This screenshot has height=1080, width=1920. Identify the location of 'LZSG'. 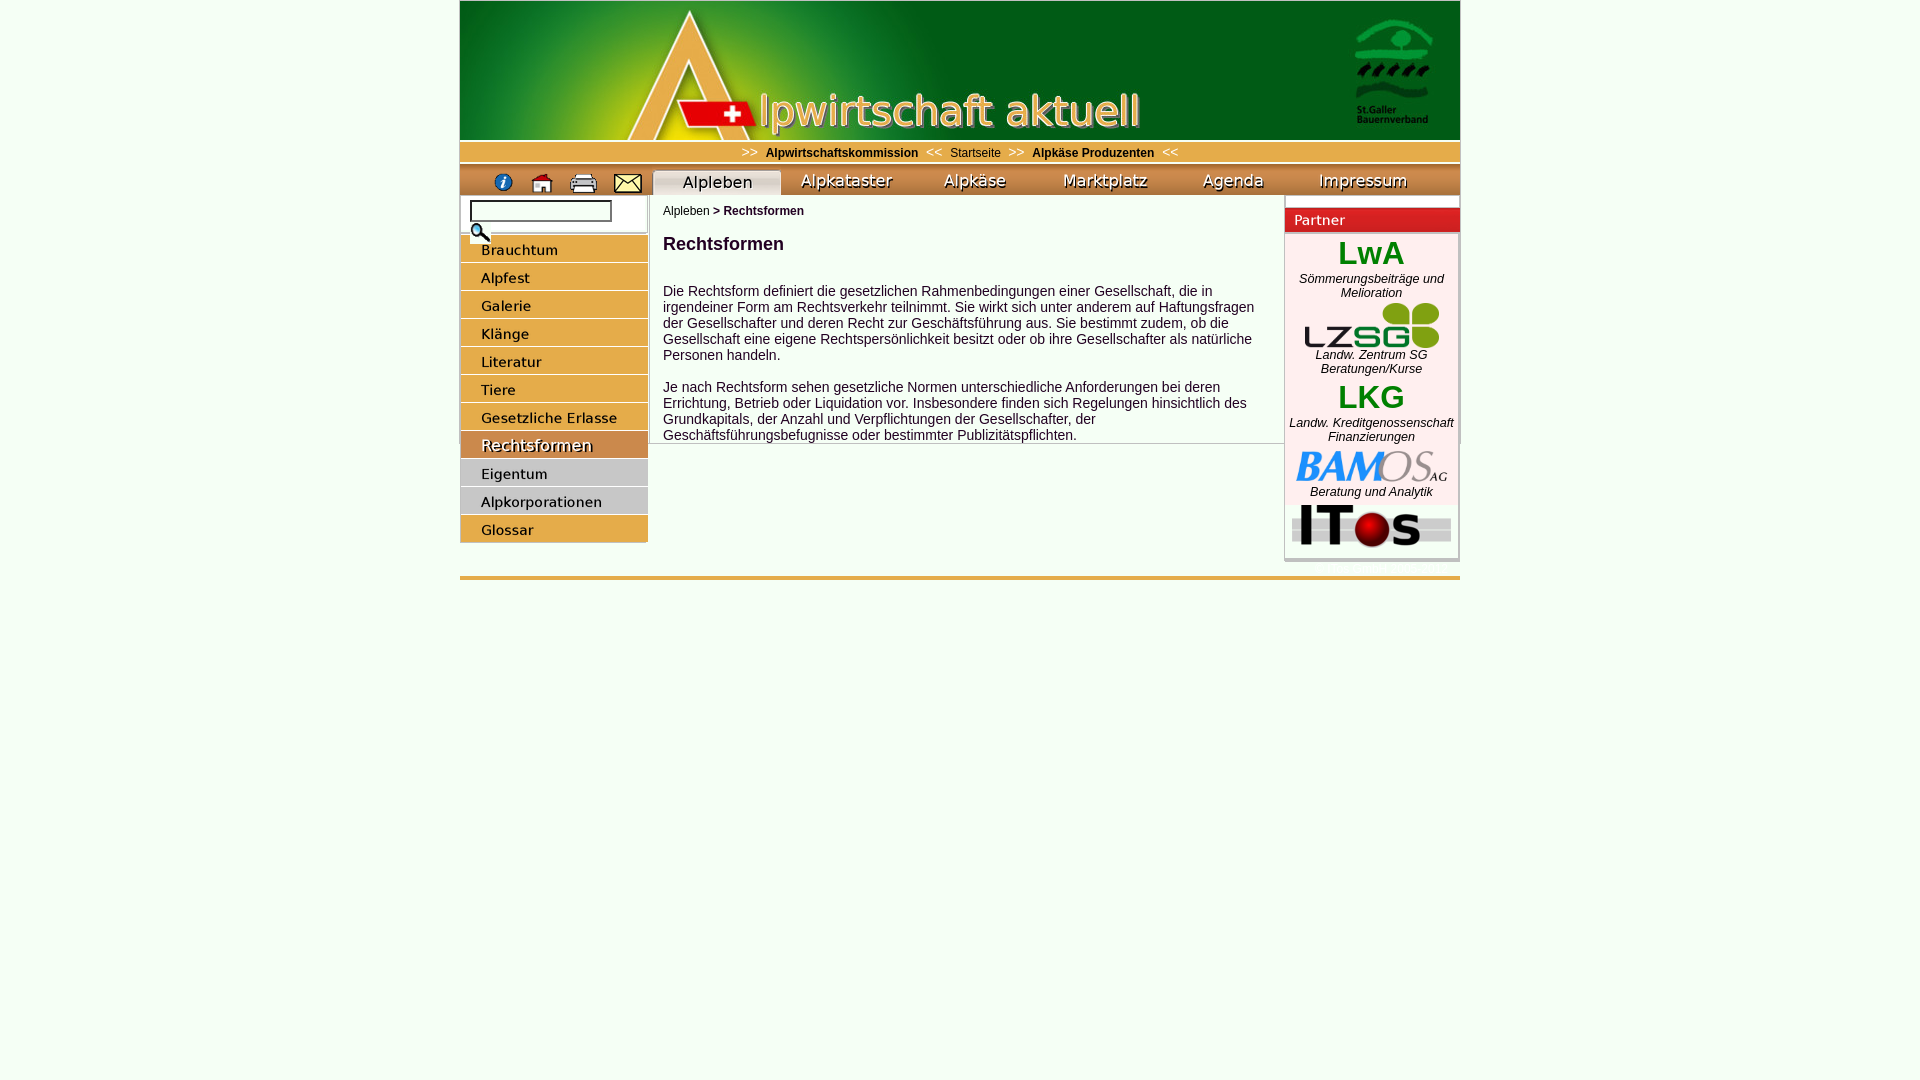
(1370, 324).